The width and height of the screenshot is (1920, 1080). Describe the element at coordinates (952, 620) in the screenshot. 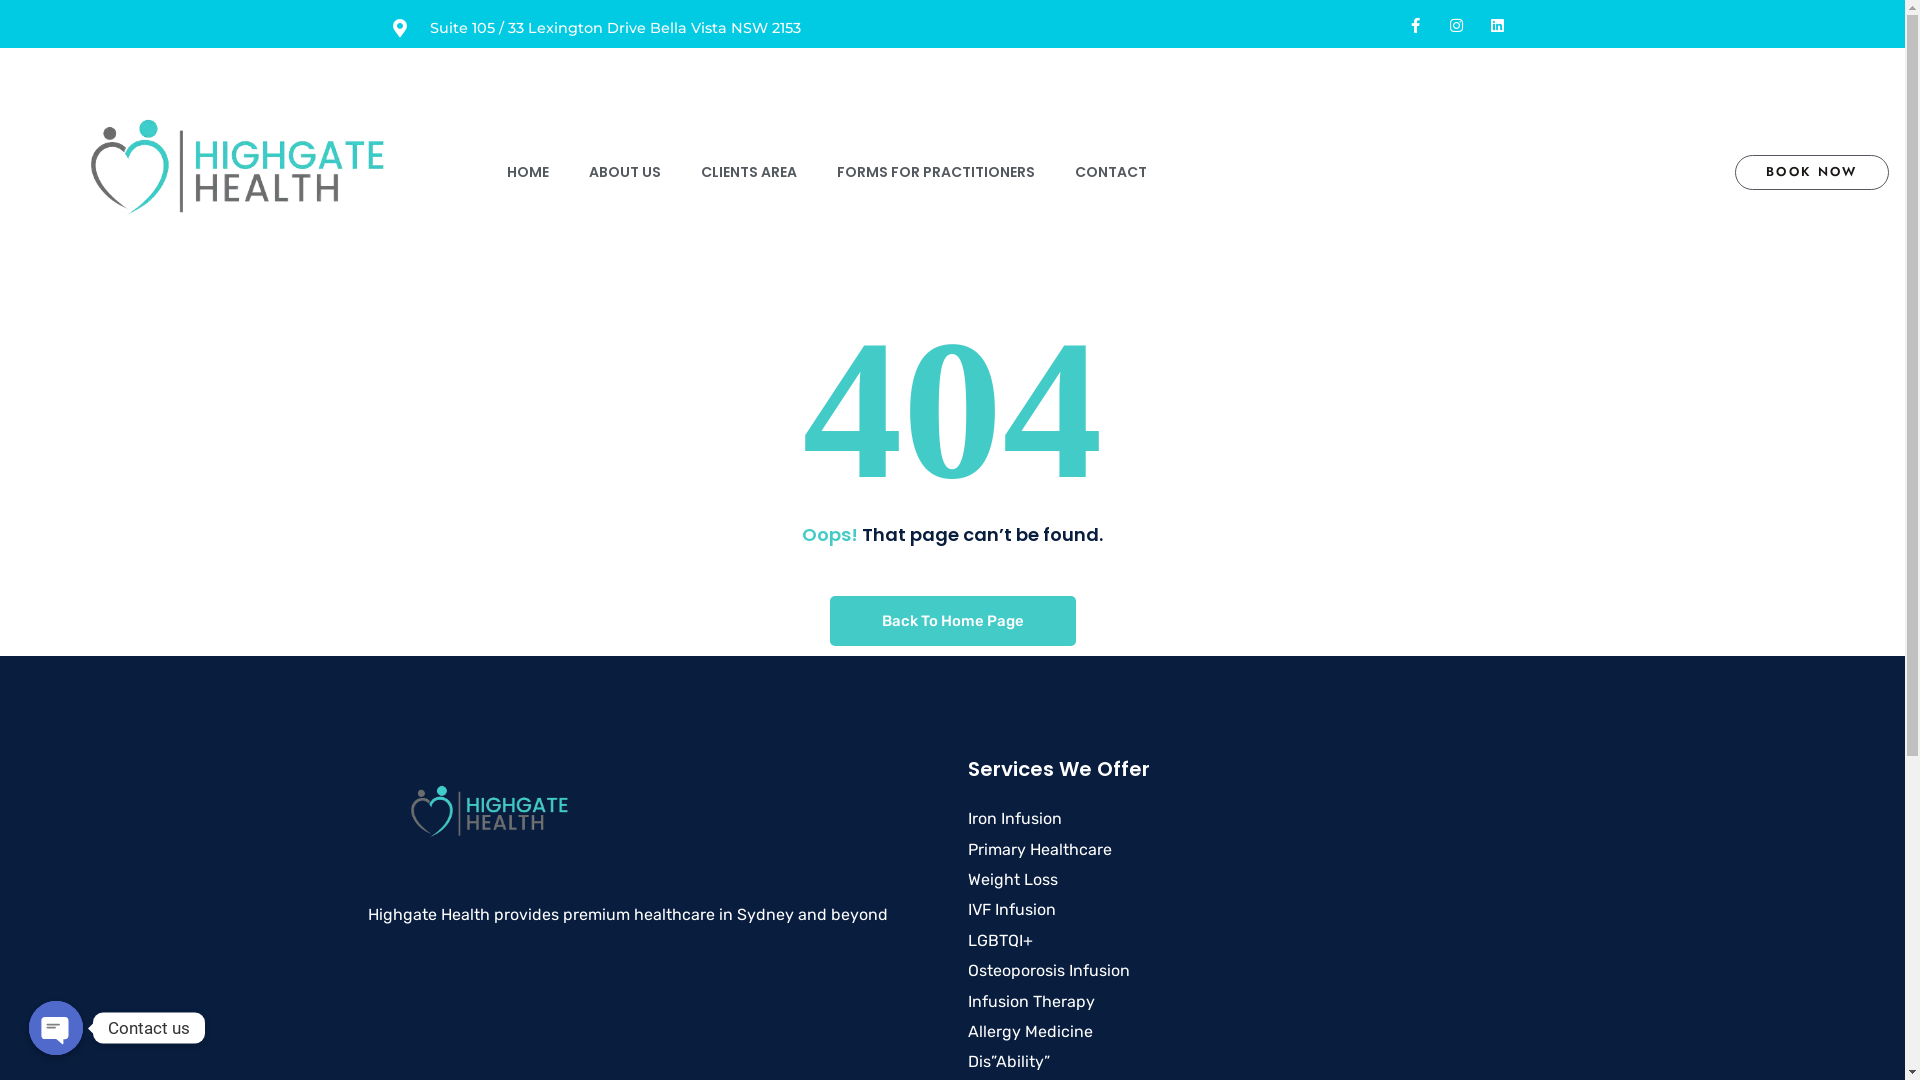

I see `'Back To Home Page'` at that location.